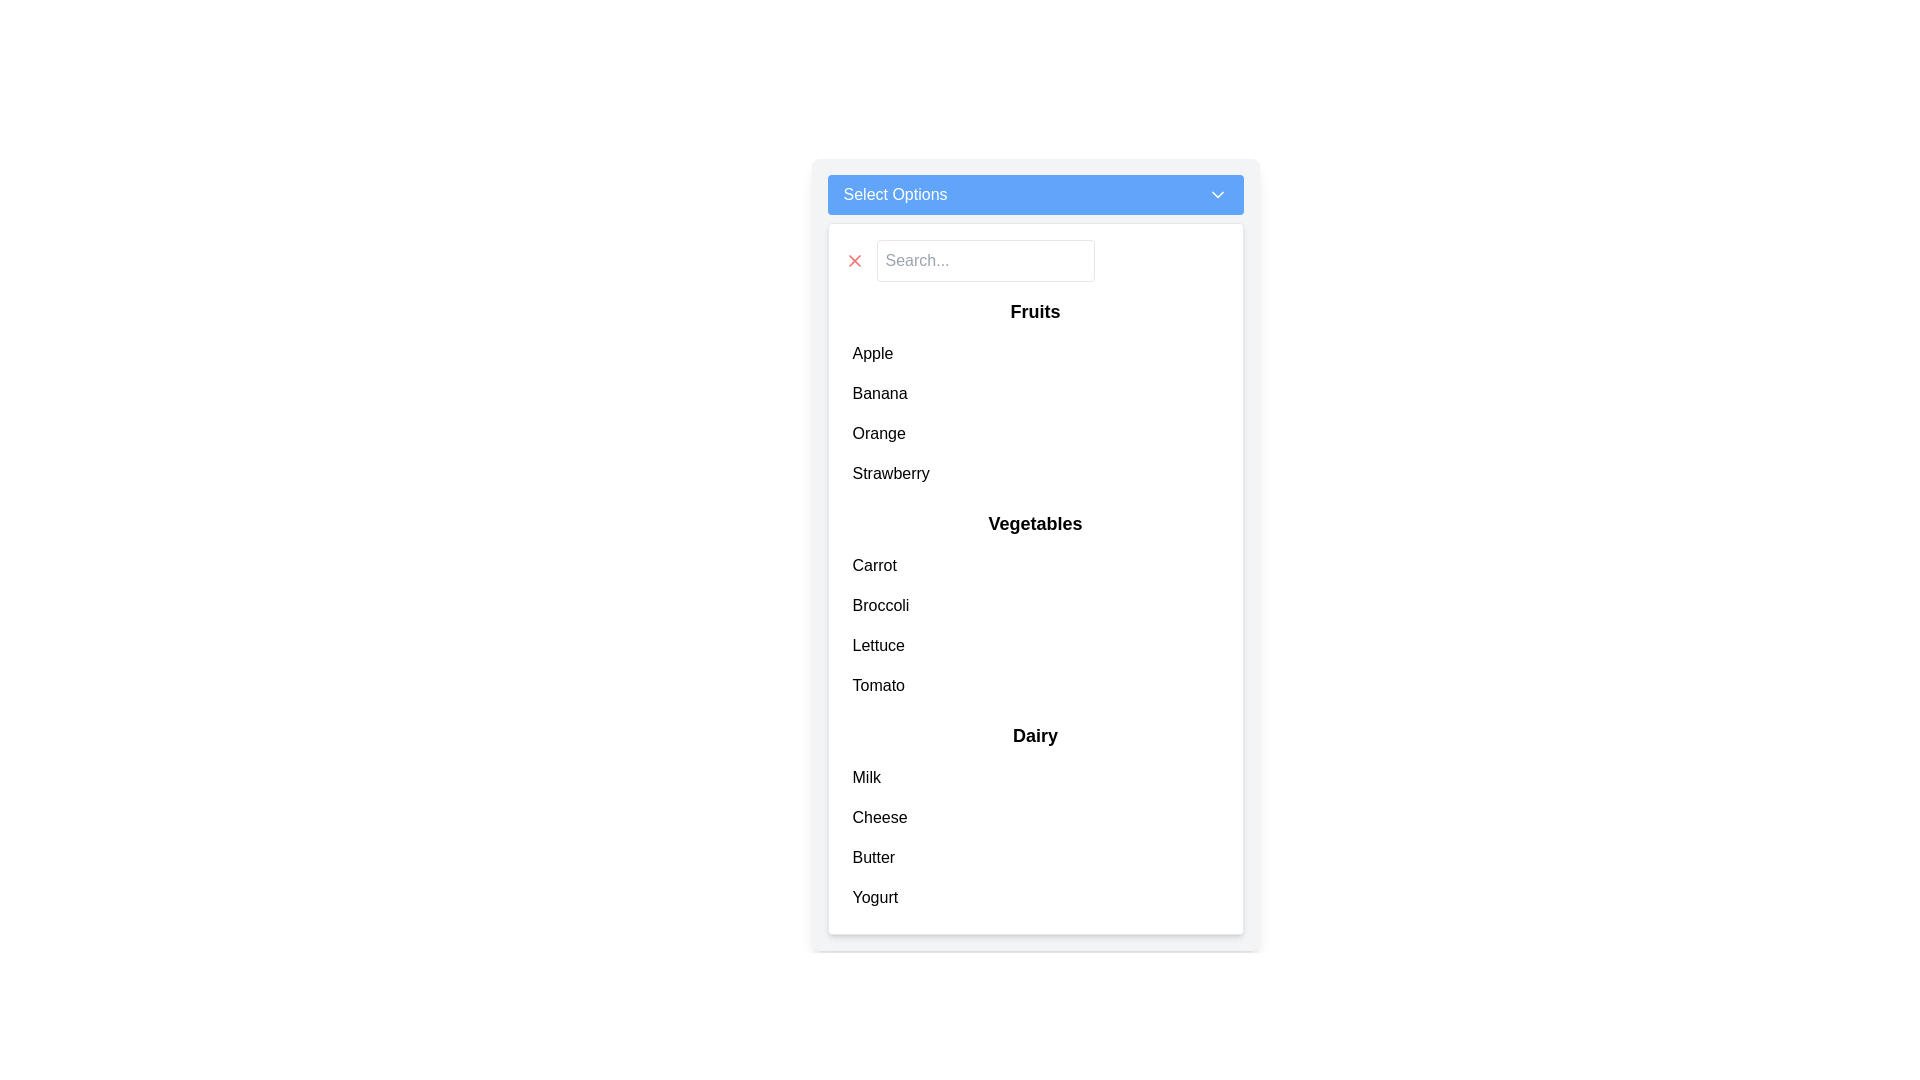  What do you see at coordinates (854, 260) in the screenshot?
I see `the red 'X' shaped close button located to the top-left of the text input field in the dropdown menu` at bounding box center [854, 260].